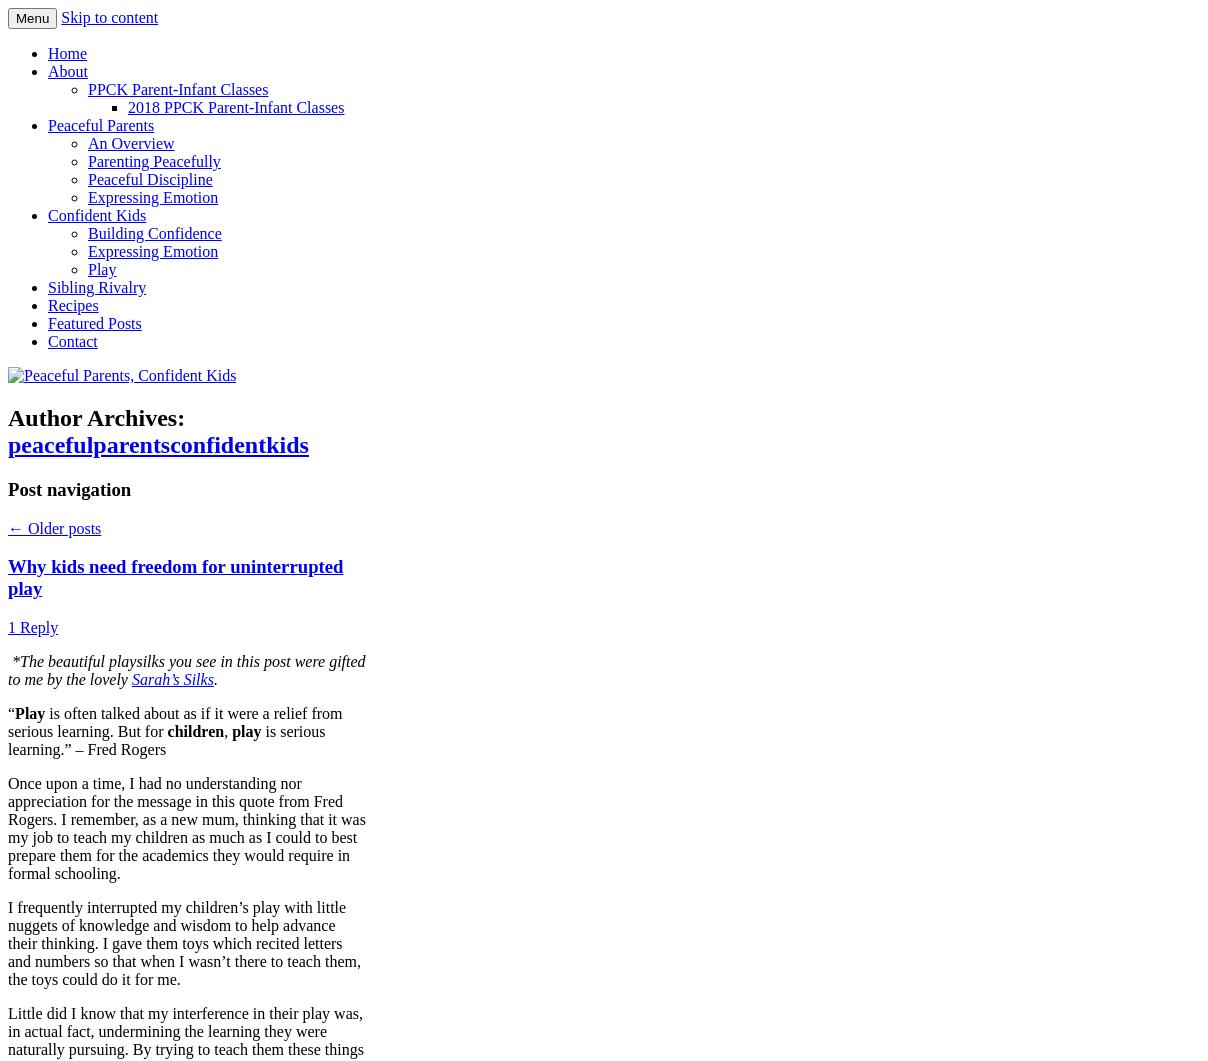  What do you see at coordinates (6, 444) in the screenshot?
I see `'peacefulparentsconfidentkids'` at bounding box center [6, 444].